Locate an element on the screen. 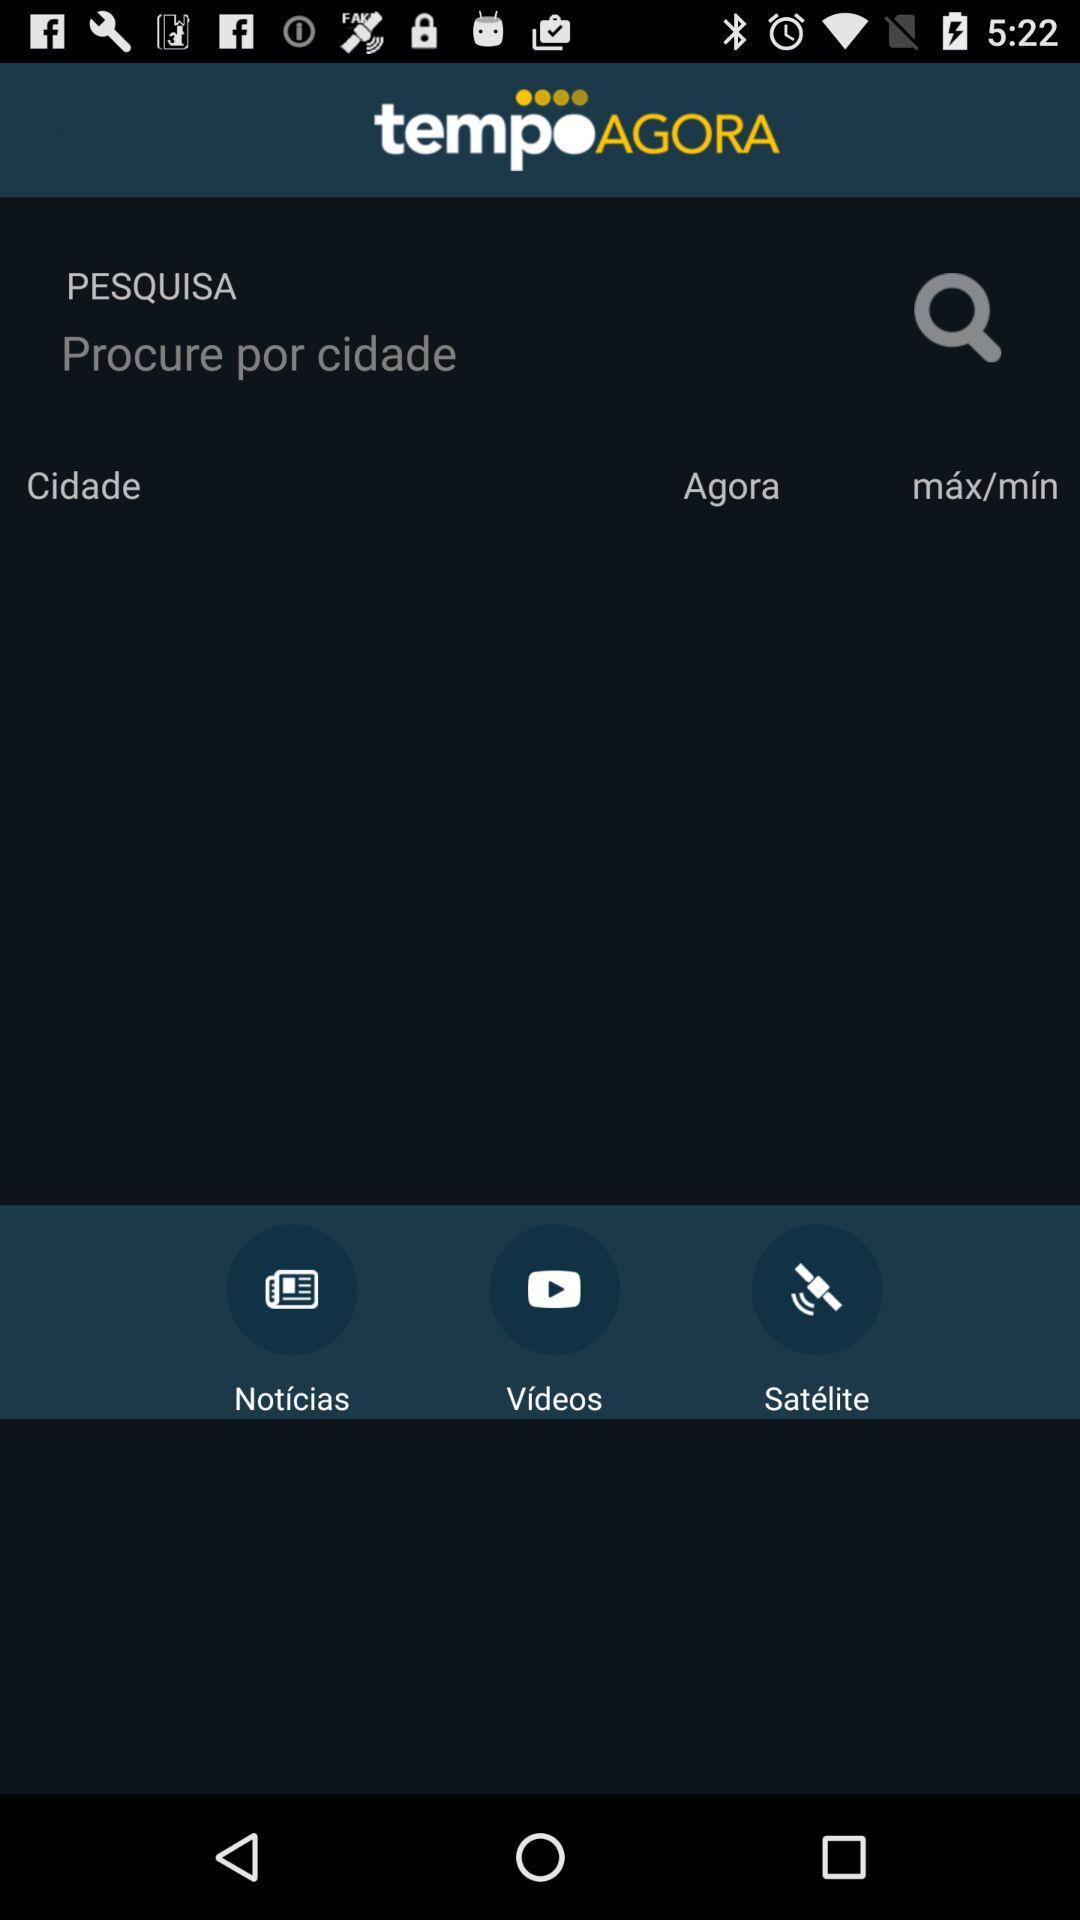  item to the right of pesquisa is located at coordinates (956, 316).